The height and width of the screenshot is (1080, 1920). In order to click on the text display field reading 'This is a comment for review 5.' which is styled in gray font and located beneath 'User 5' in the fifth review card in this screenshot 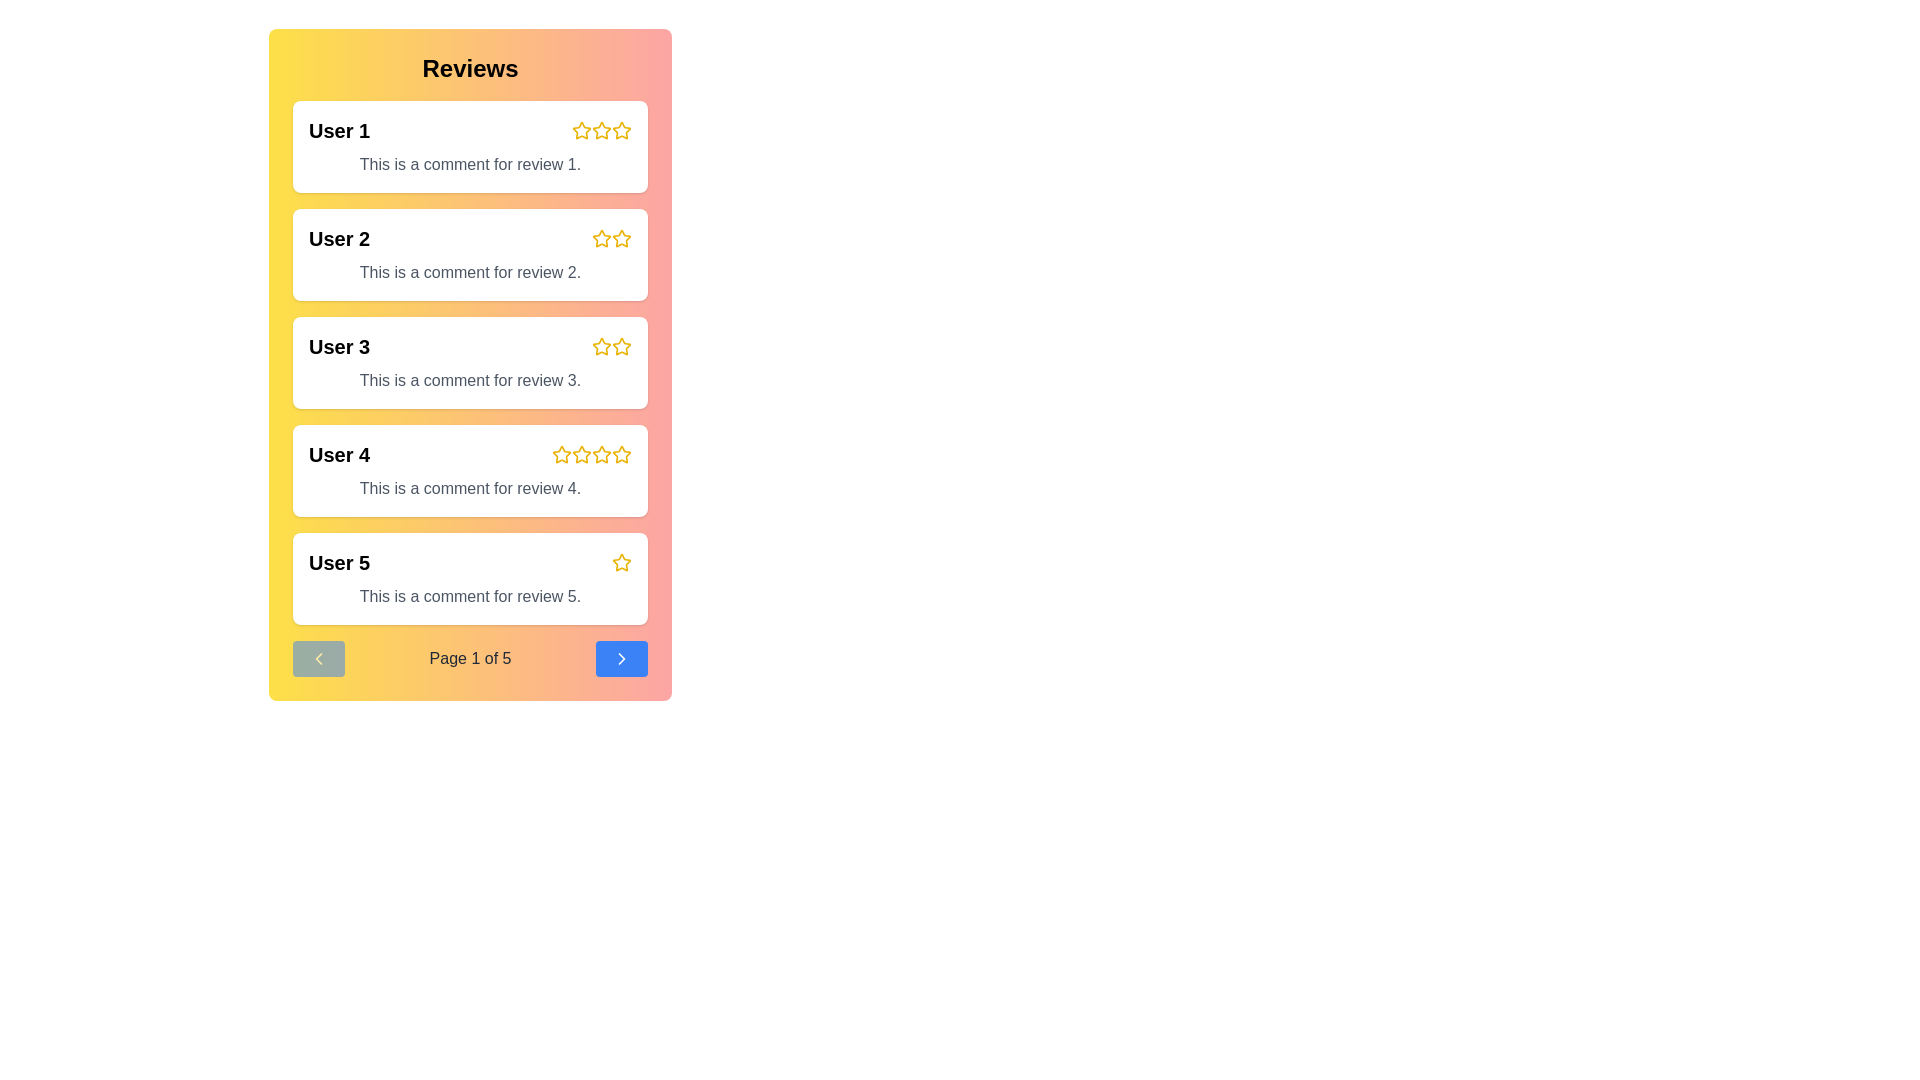, I will do `click(469, 596)`.